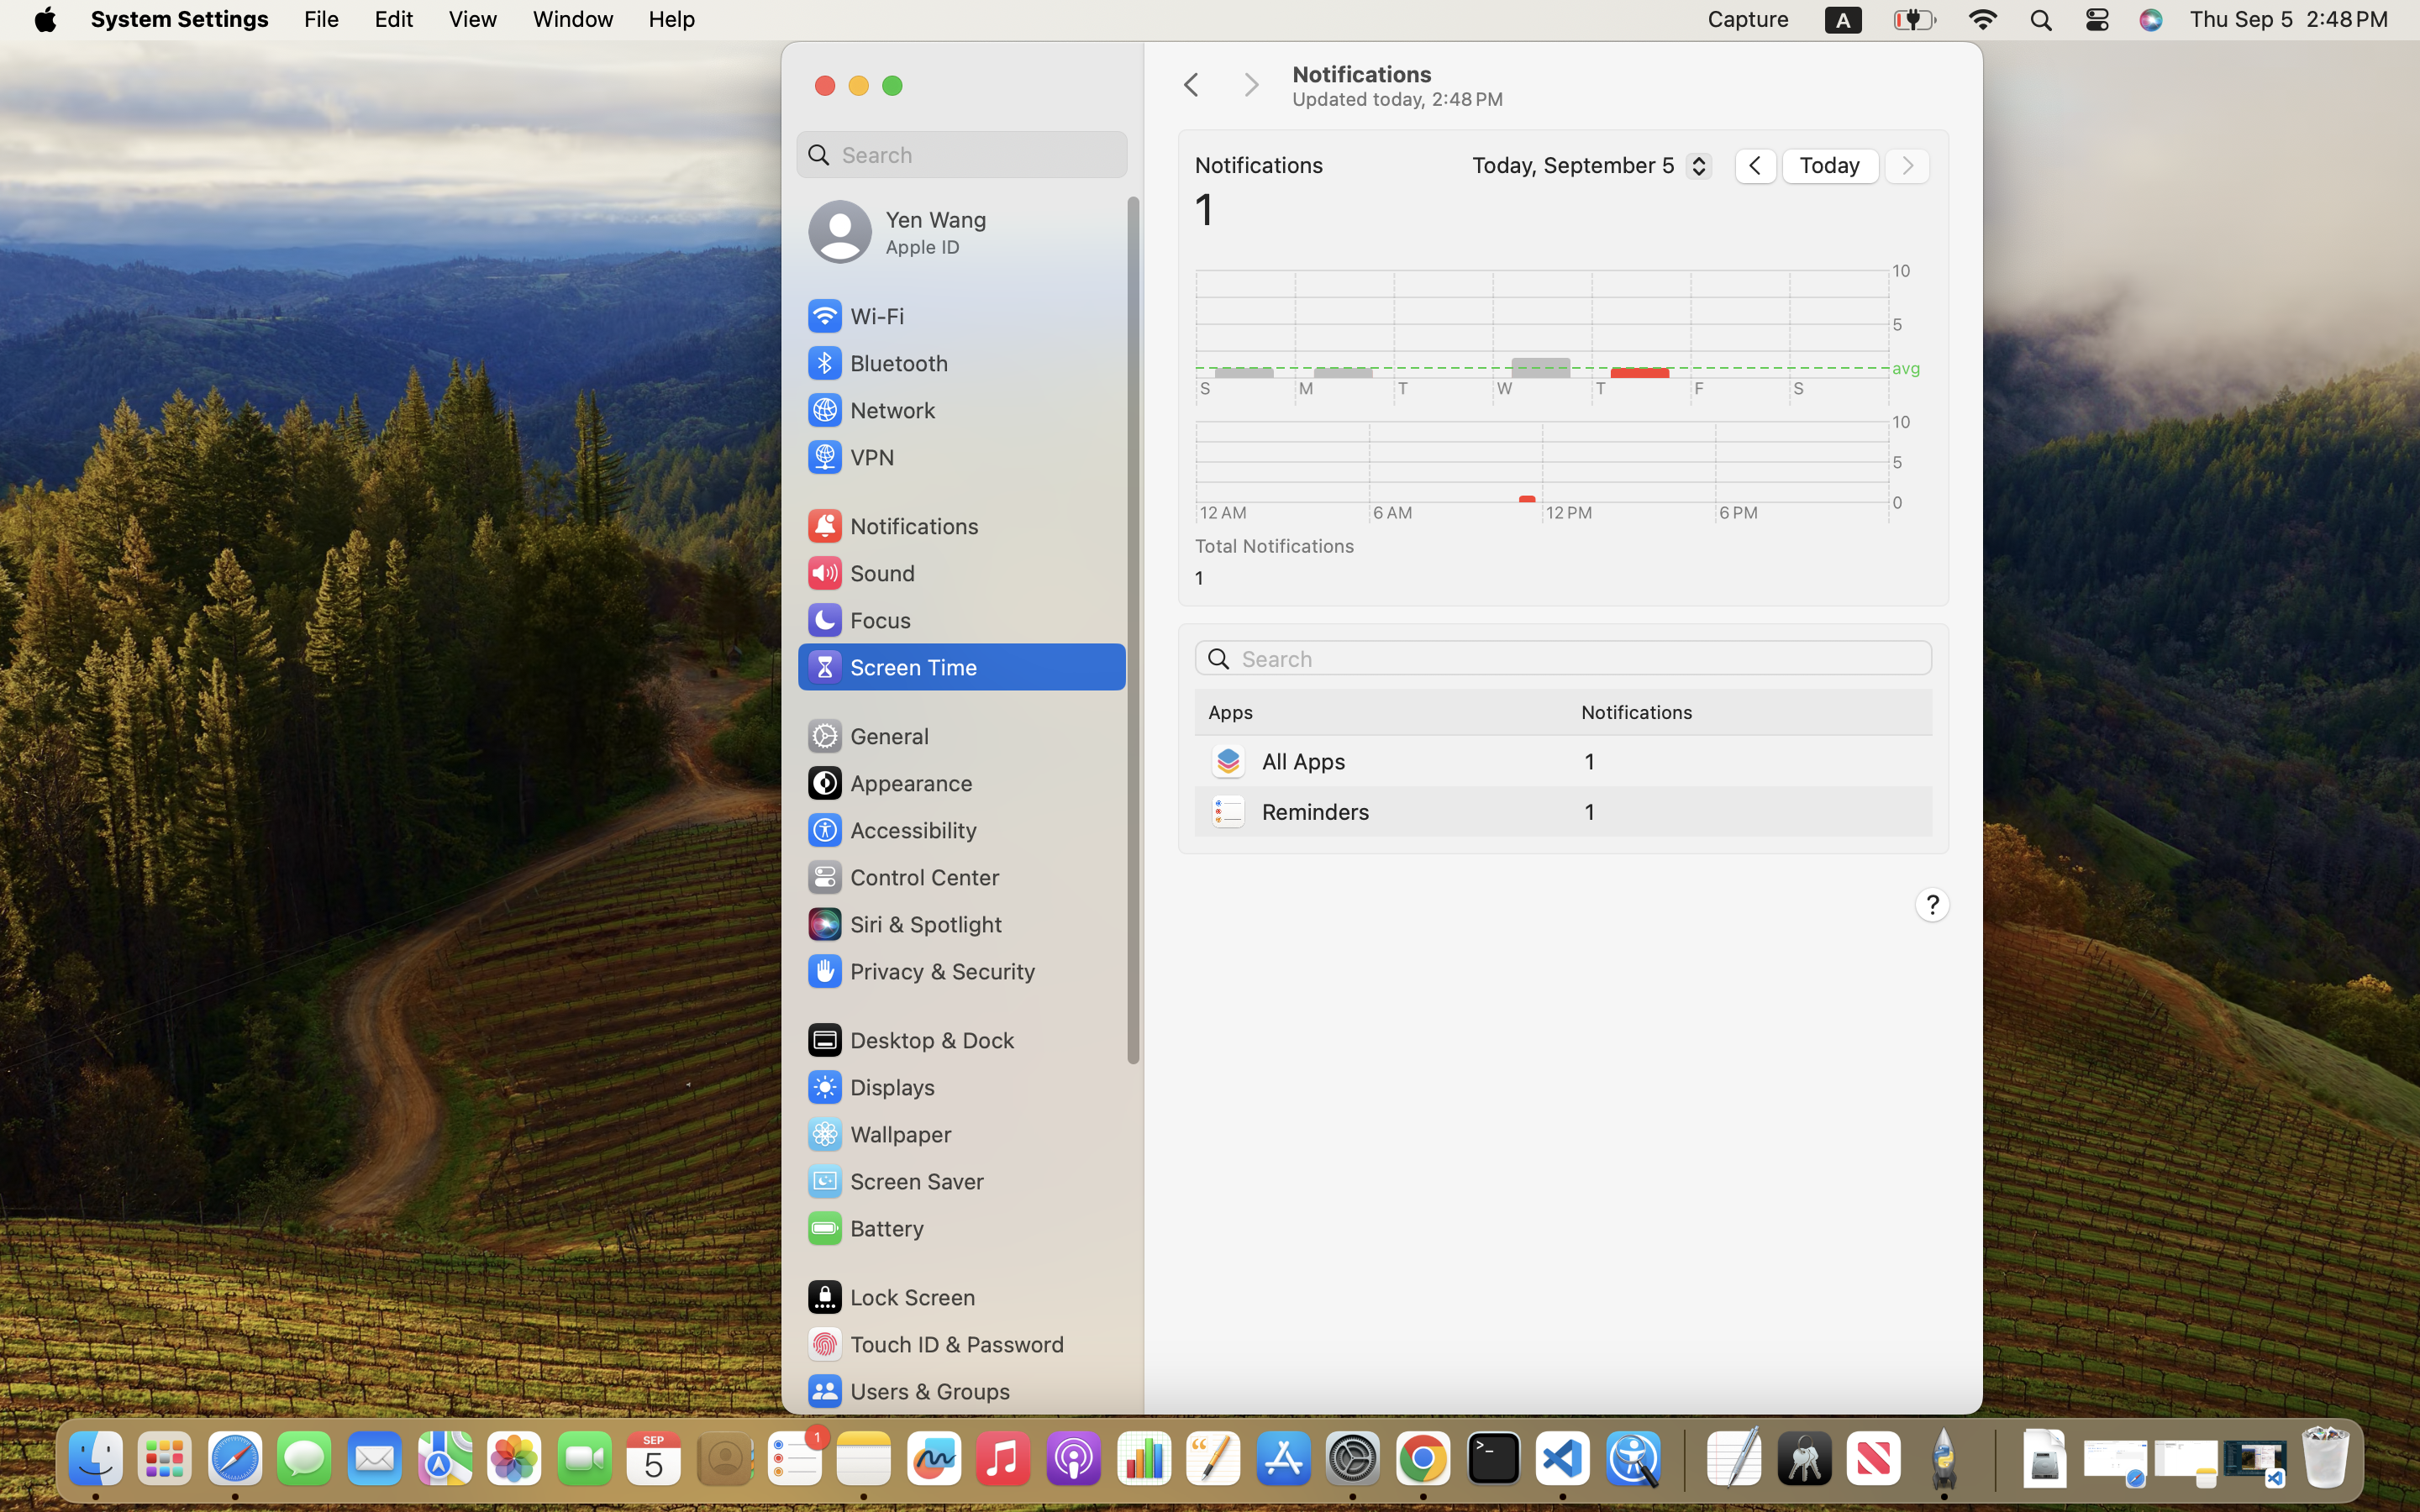 The width and height of the screenshot is (2420, 1512). Describe the element at coordinates (856, 619) in the screenshot. I see `'Focus'` at that location.